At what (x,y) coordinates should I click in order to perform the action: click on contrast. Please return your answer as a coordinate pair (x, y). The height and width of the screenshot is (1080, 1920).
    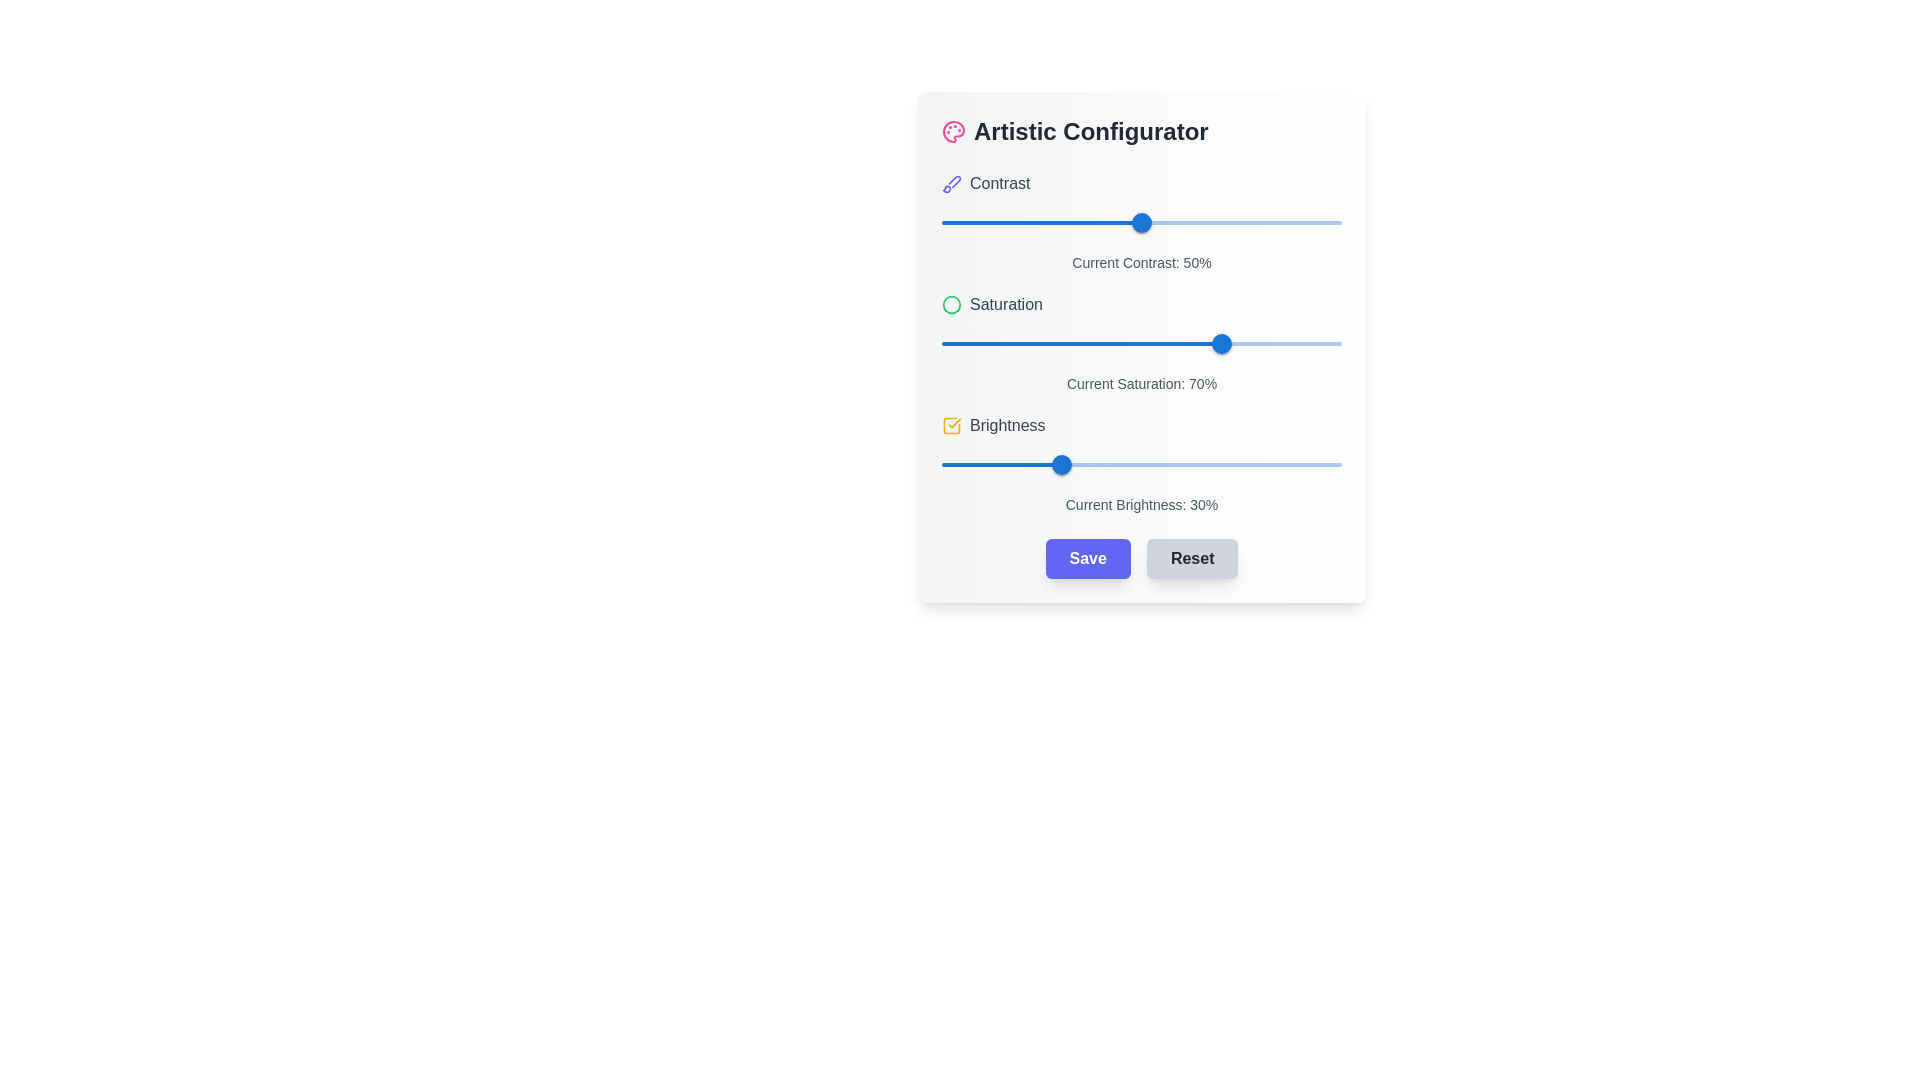
    Looking at the image, I should click on (1133, 223).